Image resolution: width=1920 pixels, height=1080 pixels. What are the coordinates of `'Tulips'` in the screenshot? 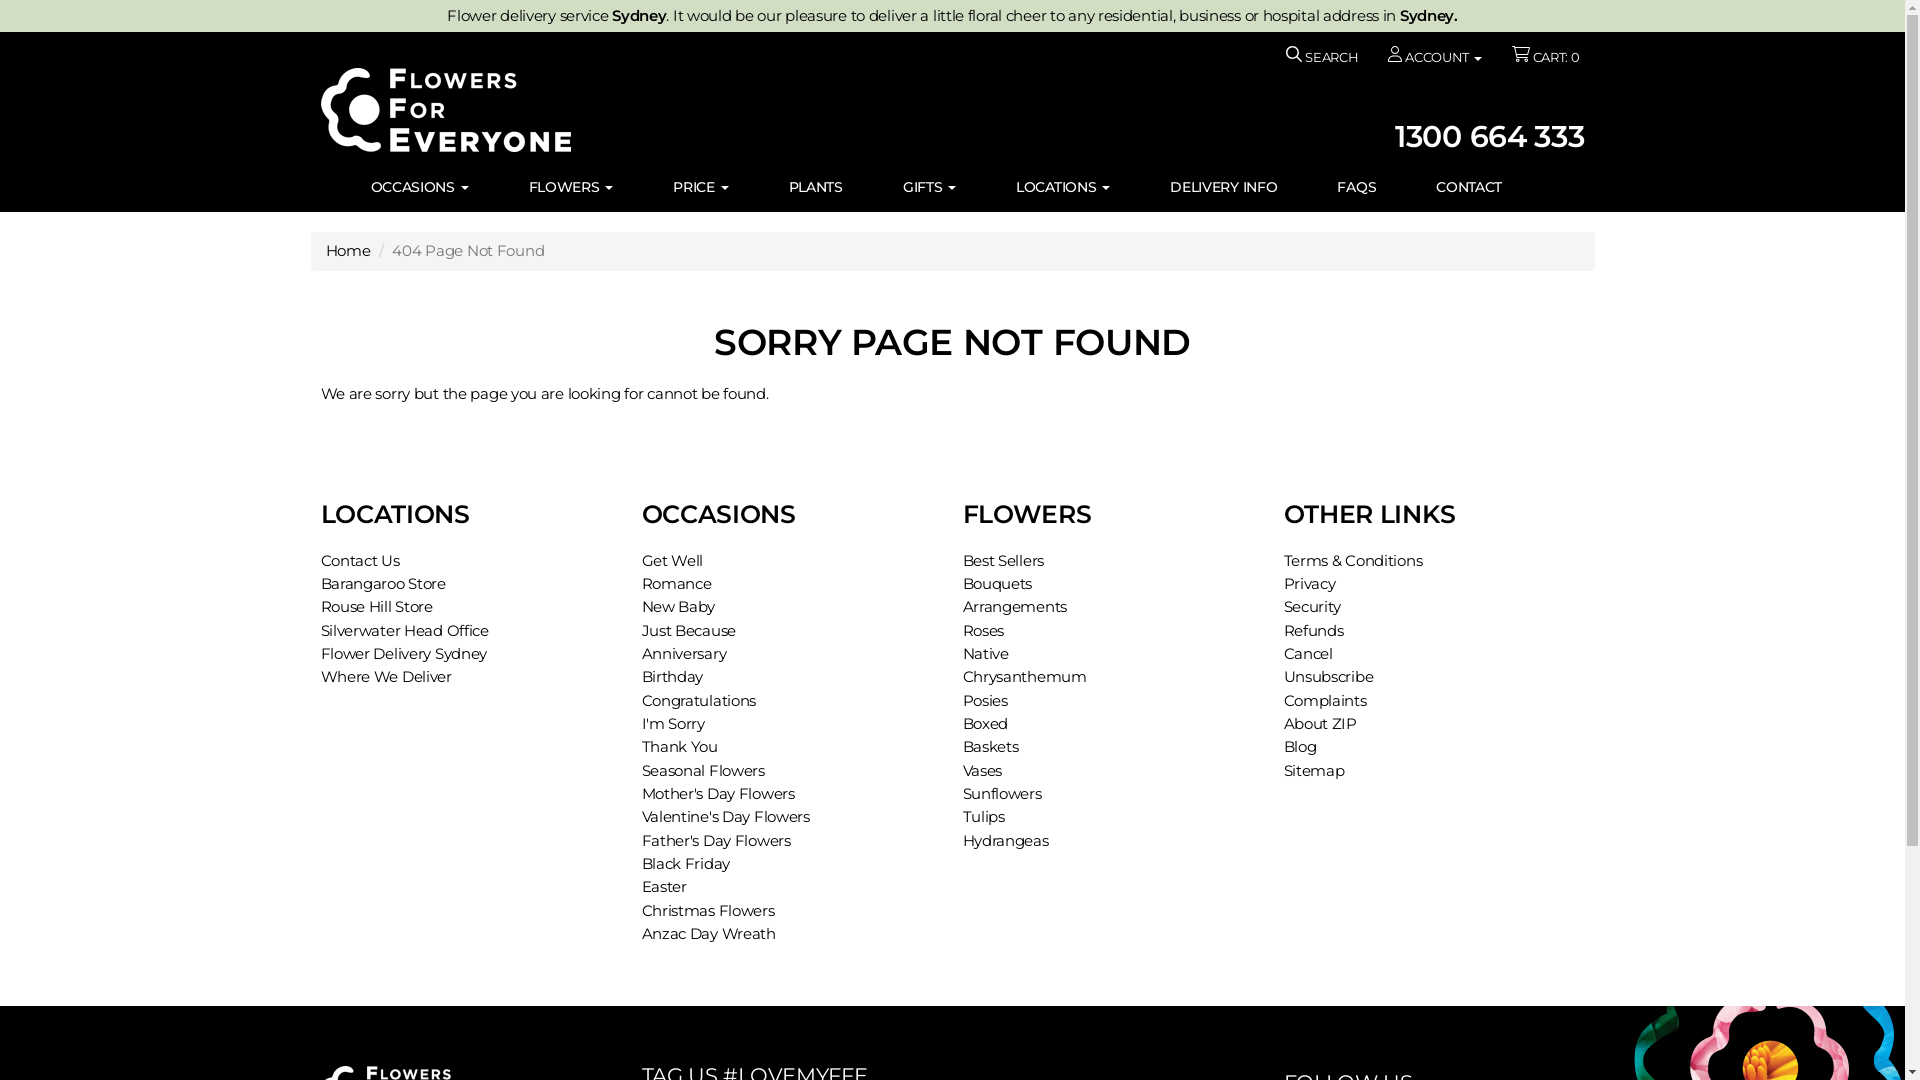 It's located at (983, 817).